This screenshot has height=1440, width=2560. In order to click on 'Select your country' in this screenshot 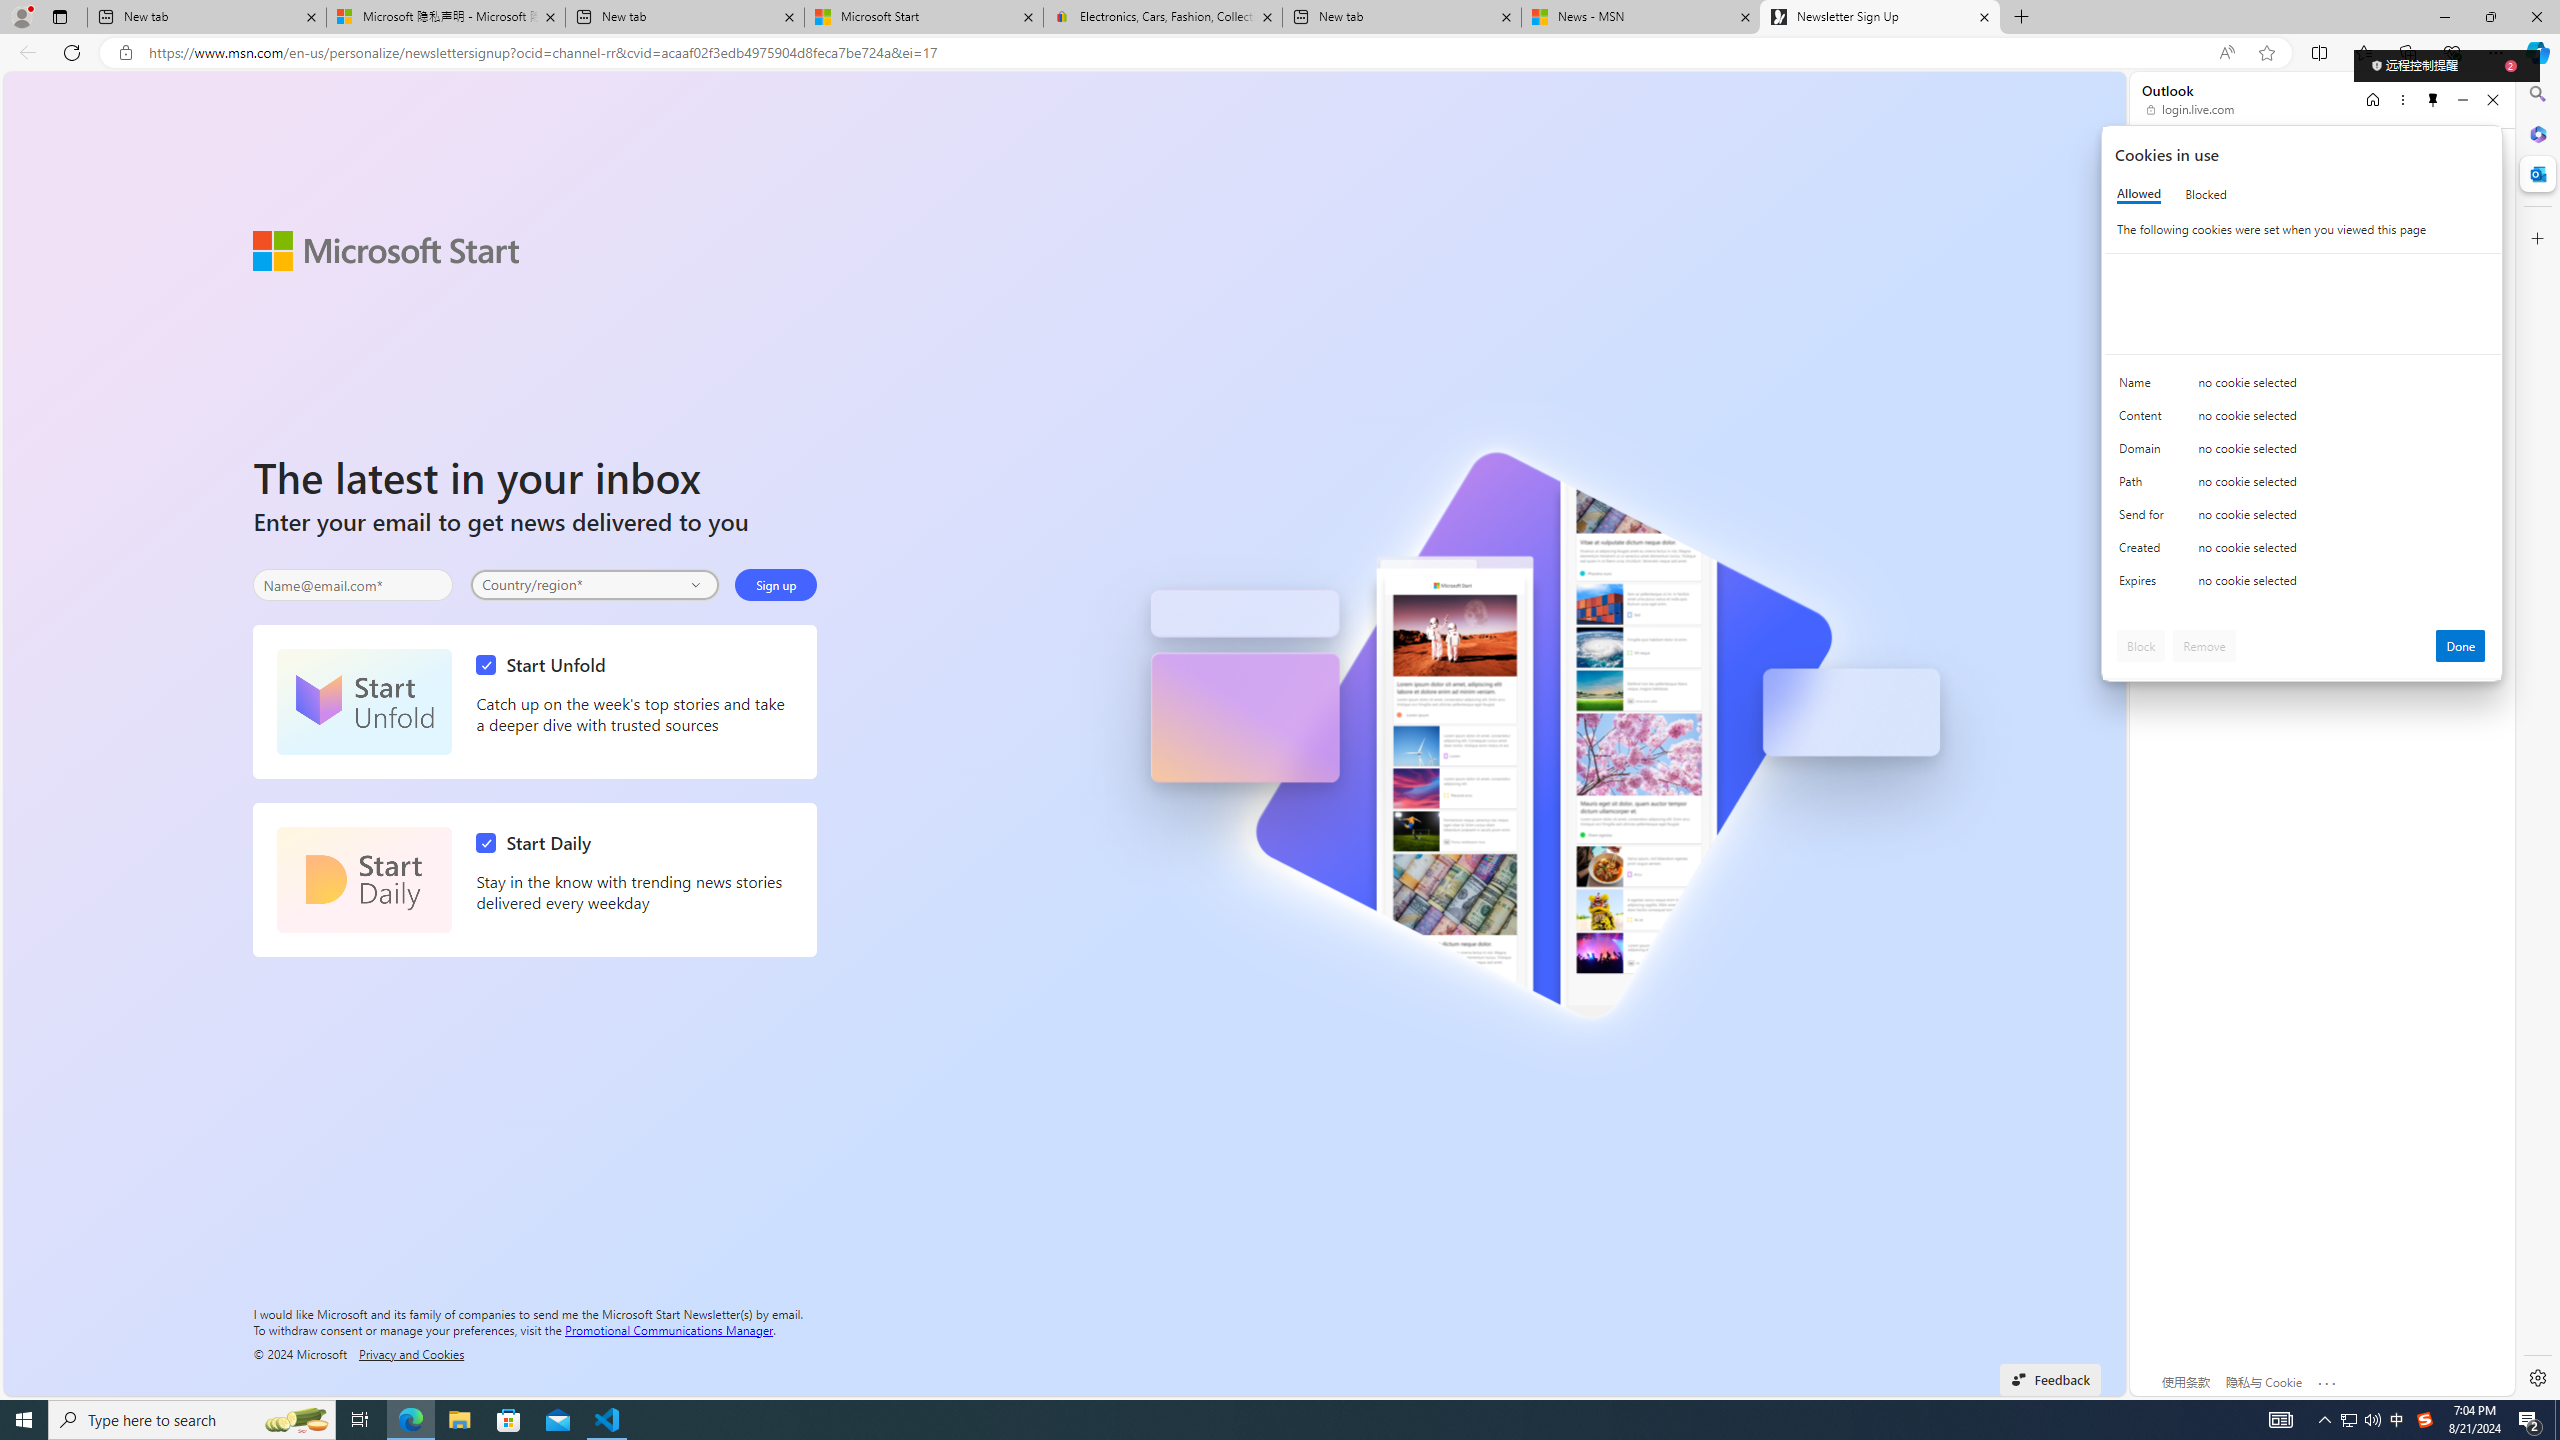, I will do `click(595, 585)`.